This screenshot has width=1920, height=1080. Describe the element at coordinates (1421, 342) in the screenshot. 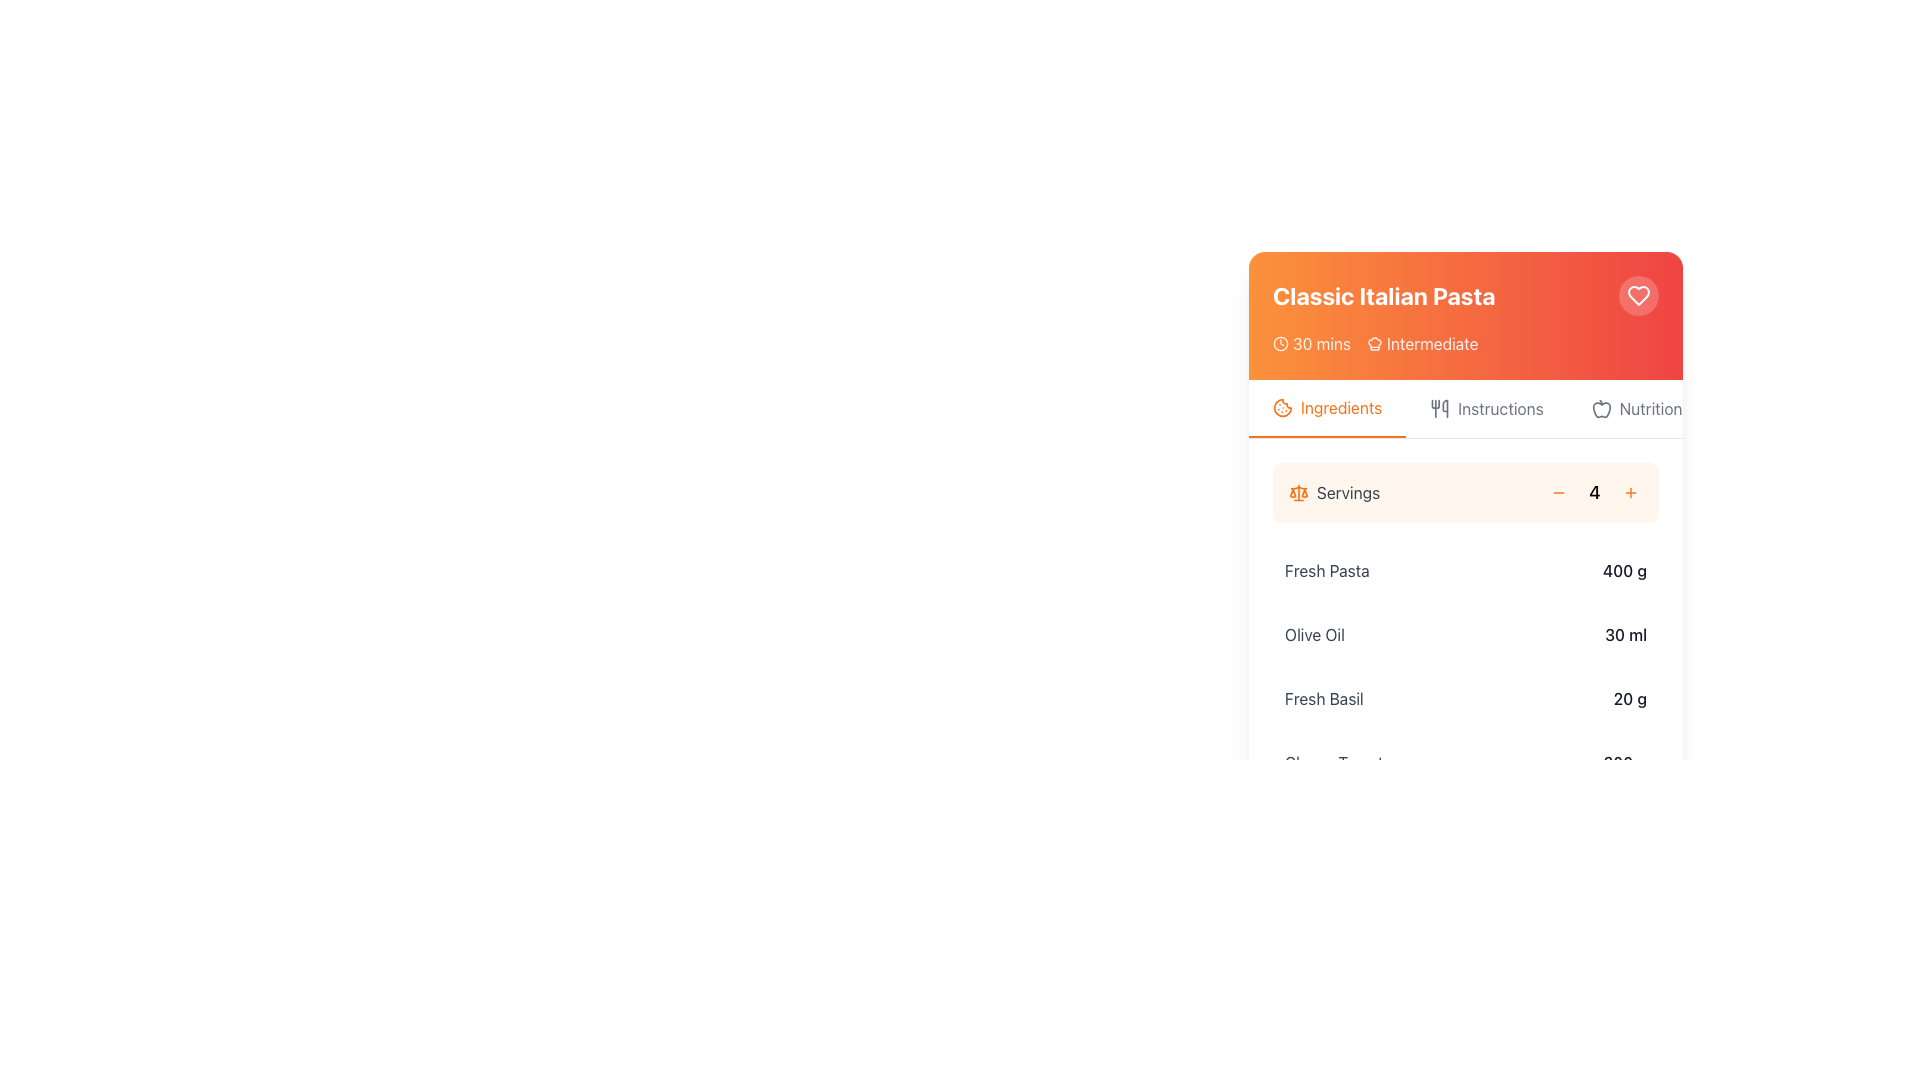

I see `text label 'Intermediate' which is accompanied by a chef's hat icon, located in the top portion of the interface, to the right of the '30 mins' element` at that location.